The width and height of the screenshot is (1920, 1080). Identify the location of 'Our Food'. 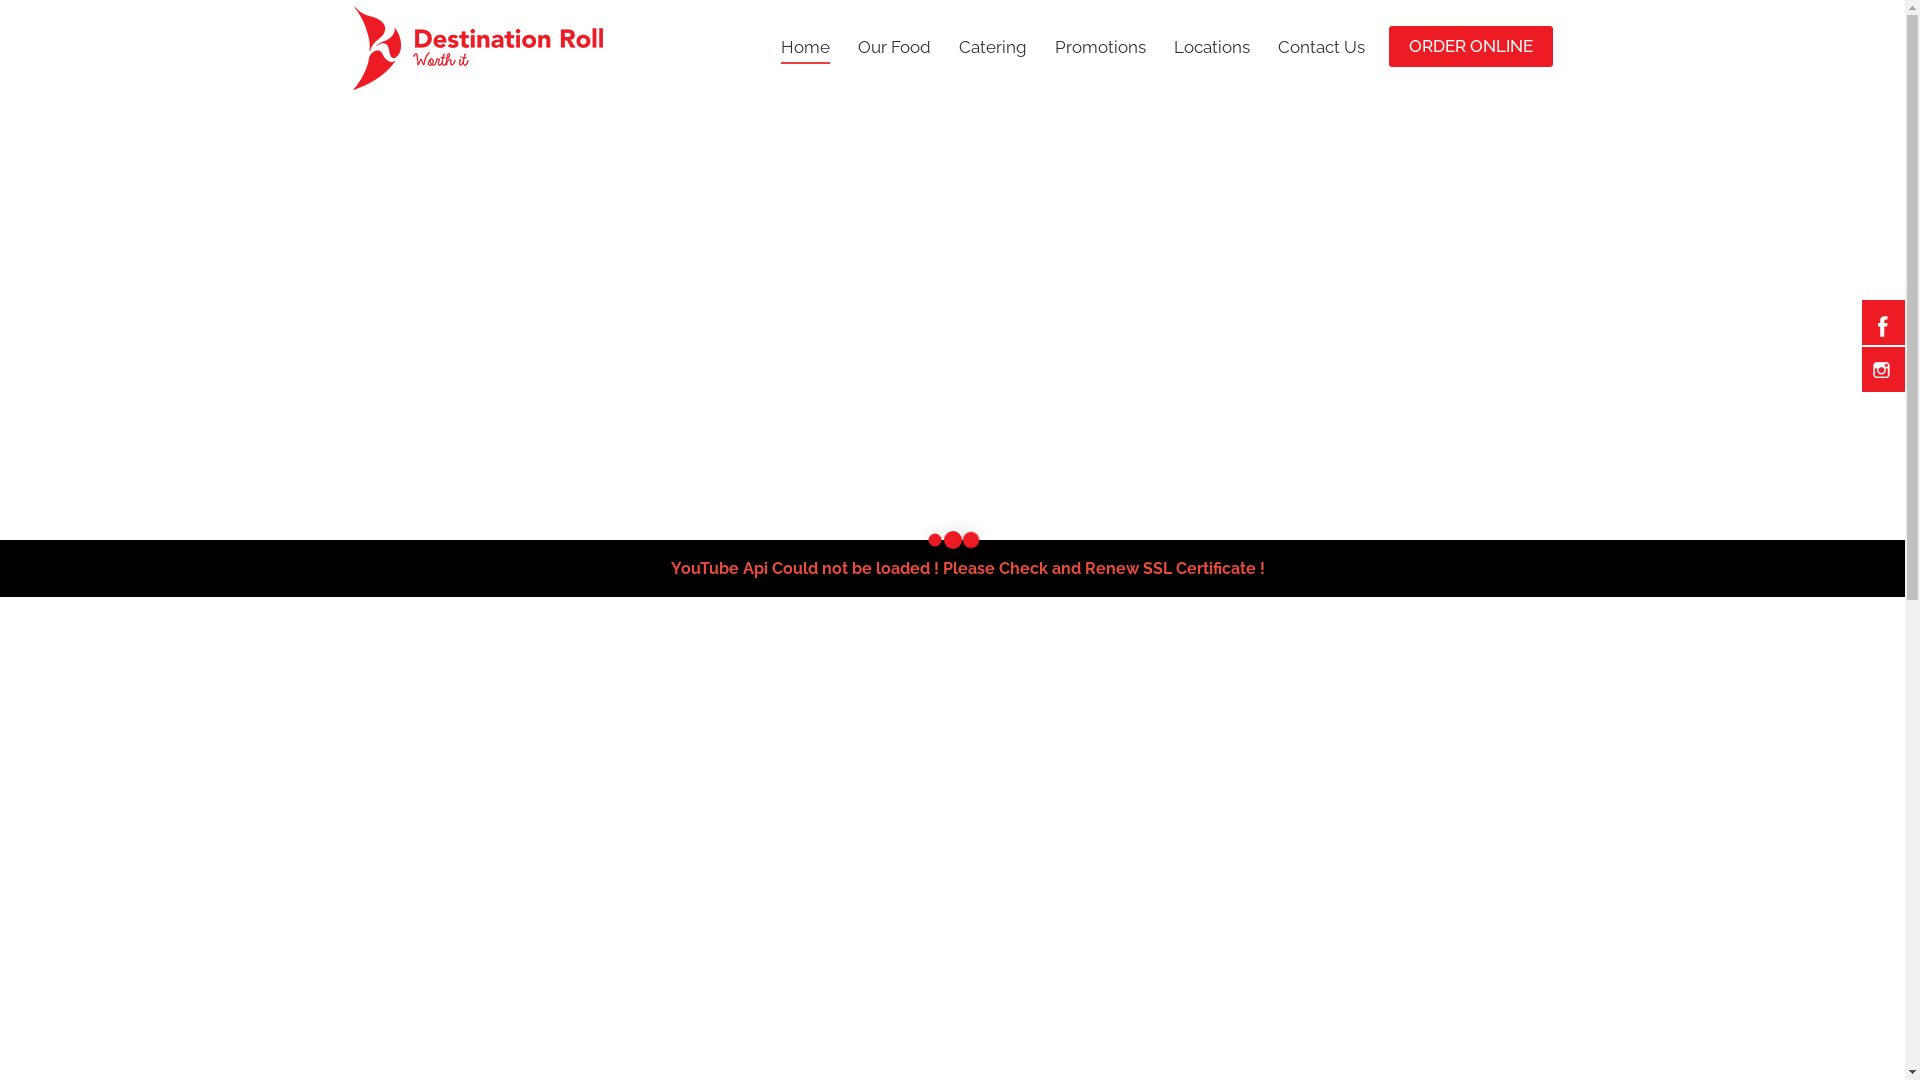
(893, 46).